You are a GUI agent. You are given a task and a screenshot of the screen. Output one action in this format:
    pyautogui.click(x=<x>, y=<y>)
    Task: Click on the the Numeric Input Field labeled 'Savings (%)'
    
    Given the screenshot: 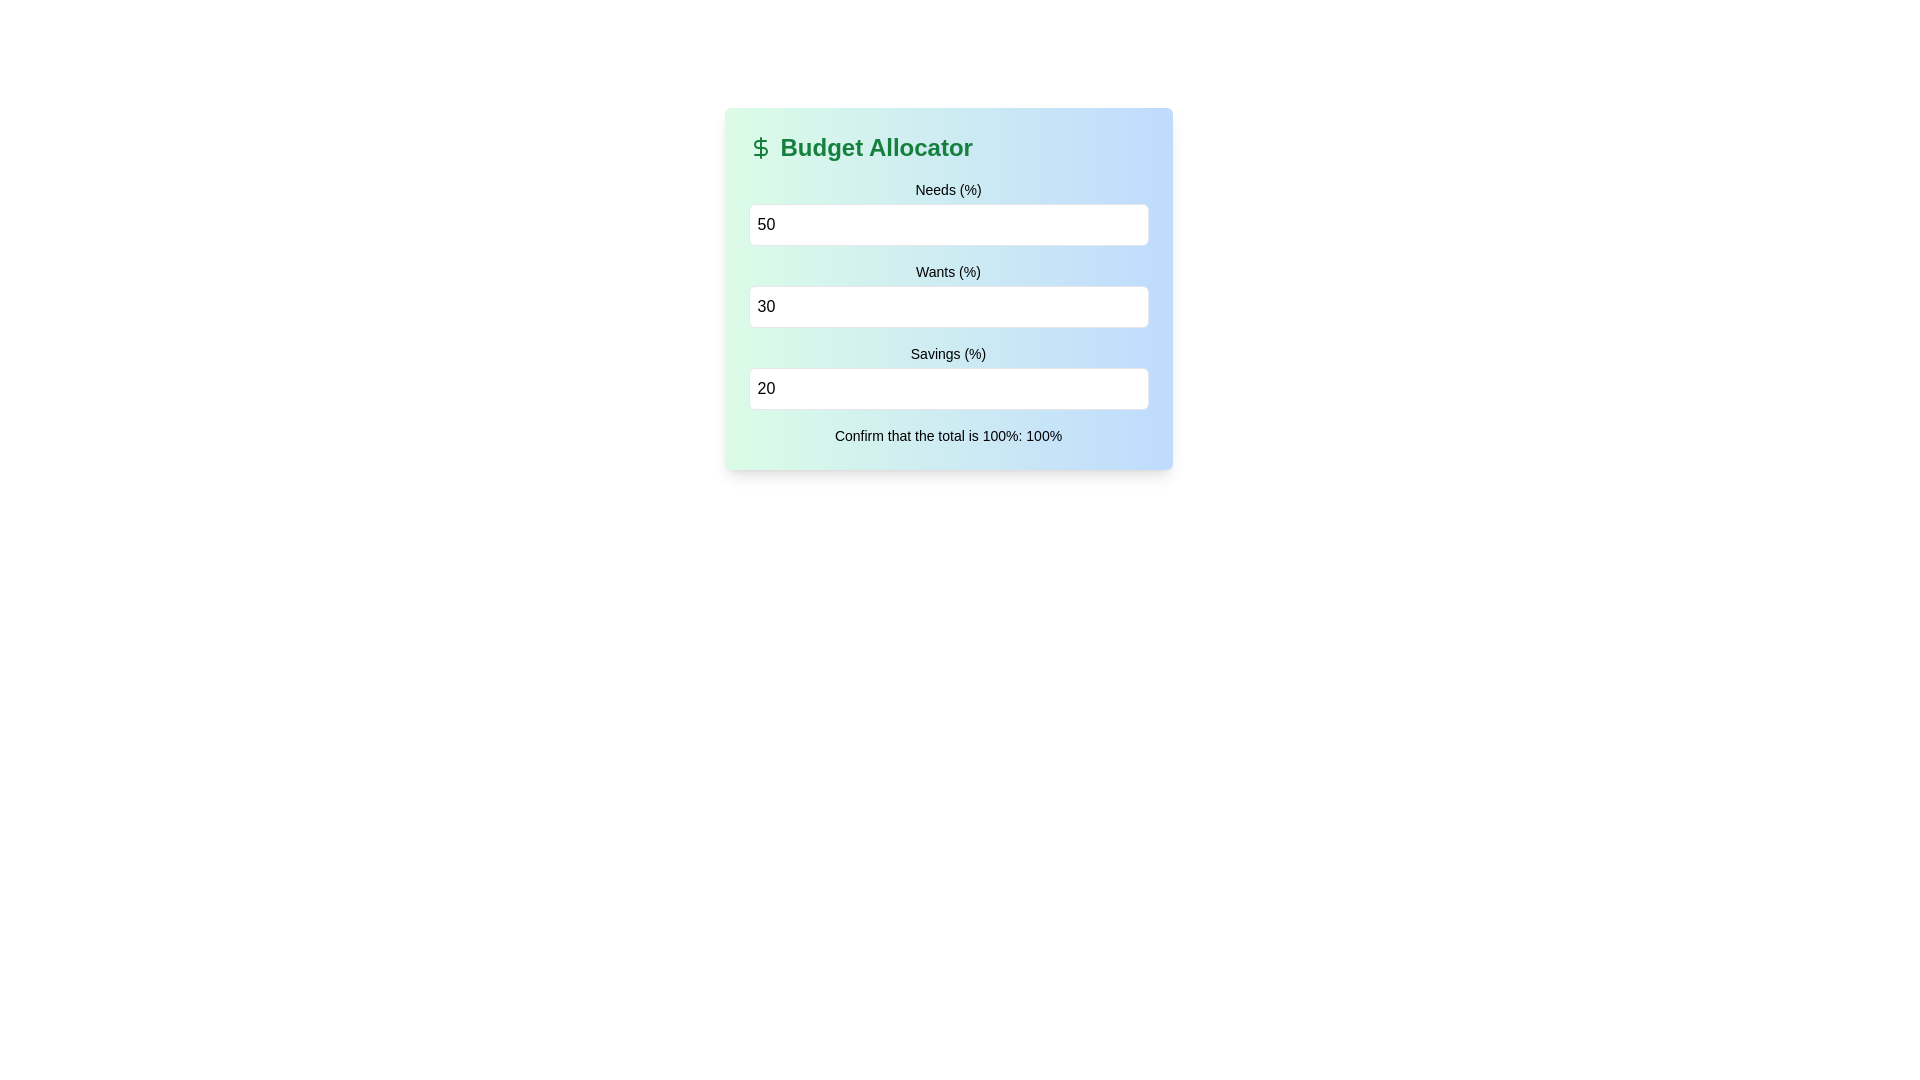 What is the action you would take?
    pyautogui.click(x=947, y=389)
    